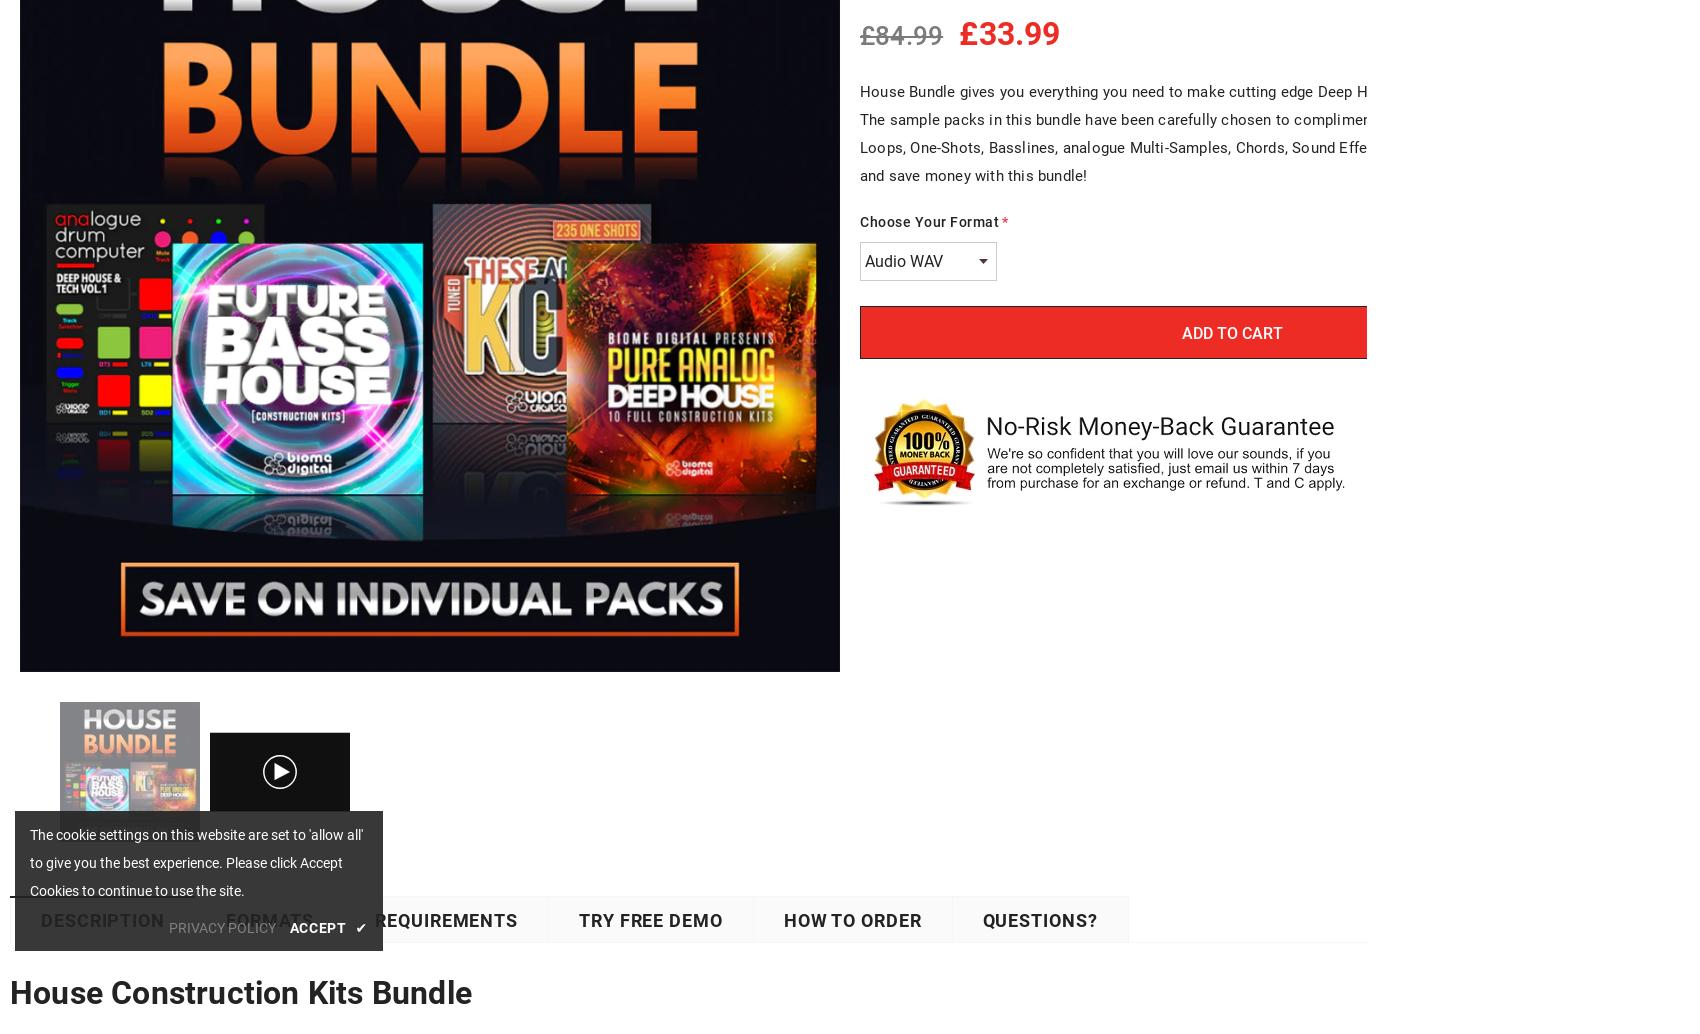 This screenshot has height=1034, width=1700. Describe the element at coordinates (782, 919) in the screenshot. I see `'How To Order'` at that location.